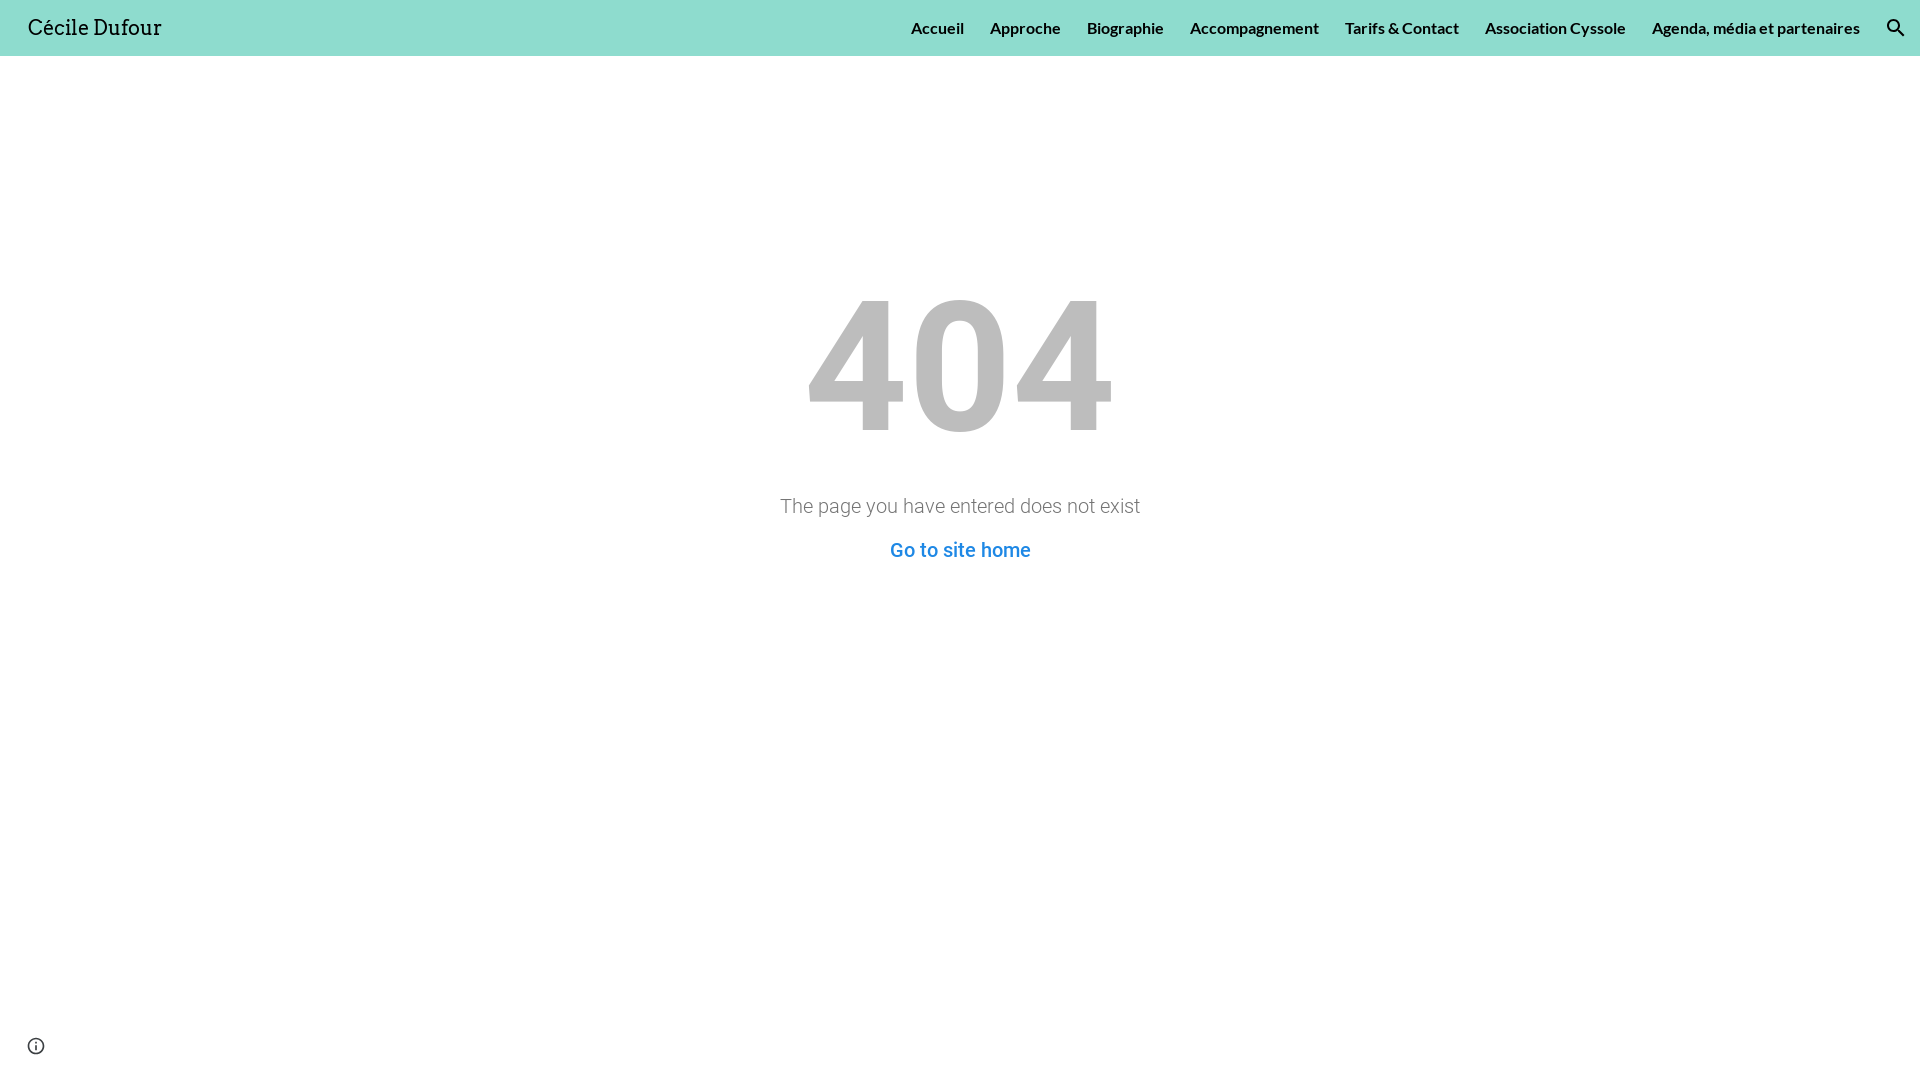  I want to click on 'Association Cyssole', so click(1554, 27).